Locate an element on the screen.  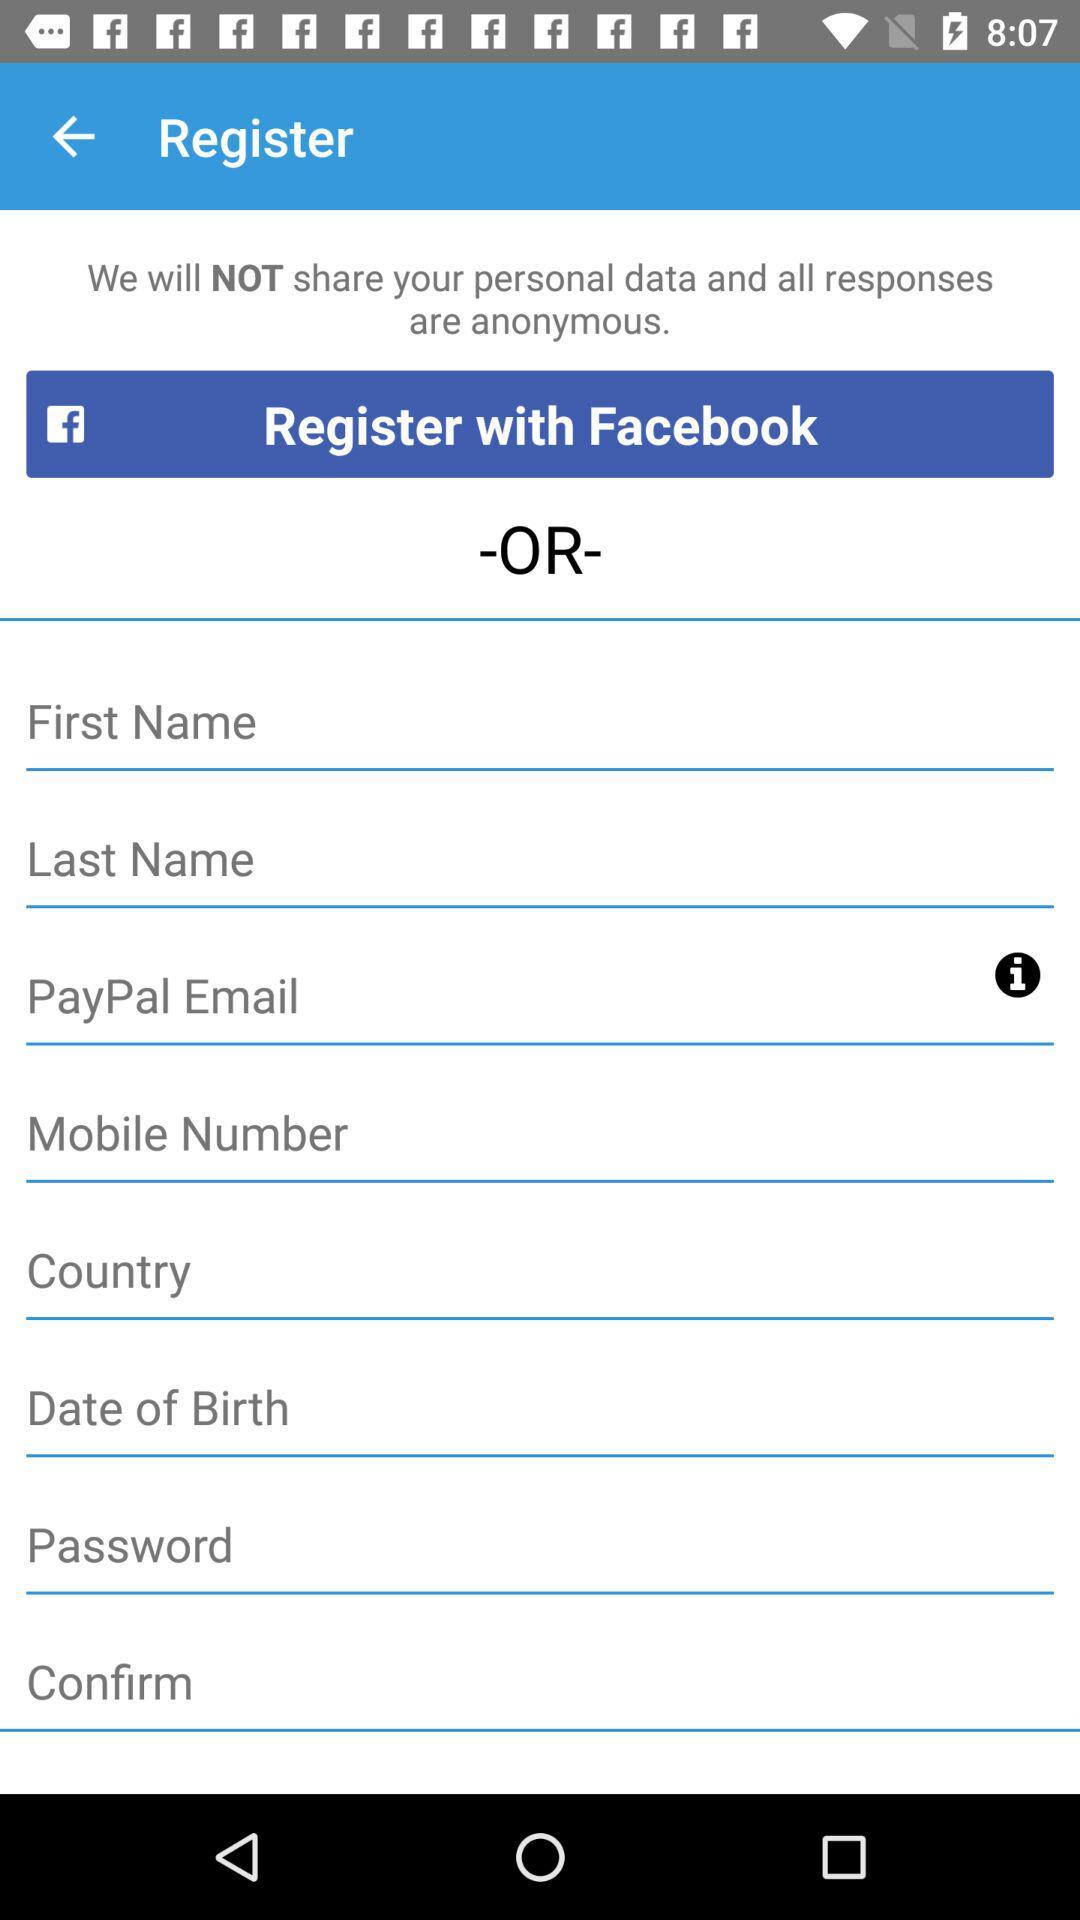
icon above the we will not icon is located at coordinates (72, 135).